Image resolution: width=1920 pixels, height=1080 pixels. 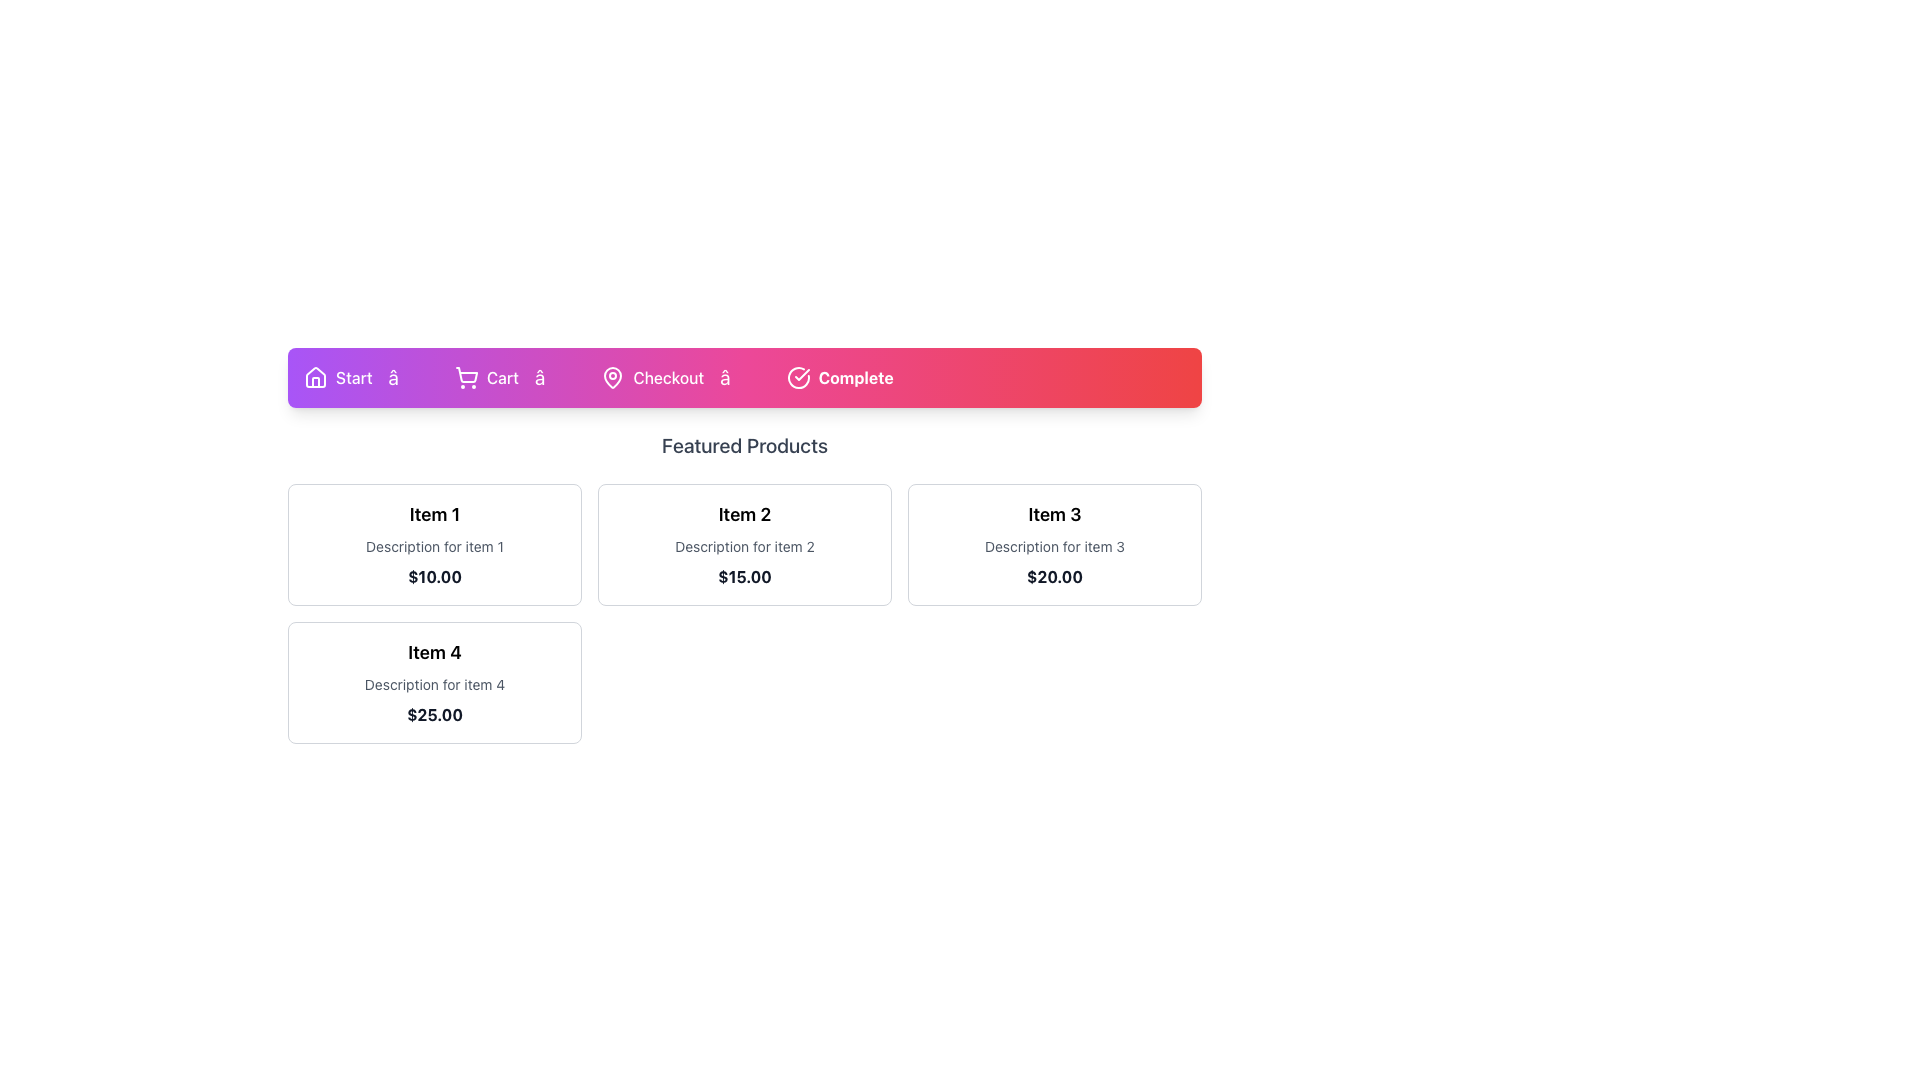 What do you see at coordinates (465, 374) in the screenshot?
I see `the shopping cart icon in the navigation bar` at bounding box center [465, 374].